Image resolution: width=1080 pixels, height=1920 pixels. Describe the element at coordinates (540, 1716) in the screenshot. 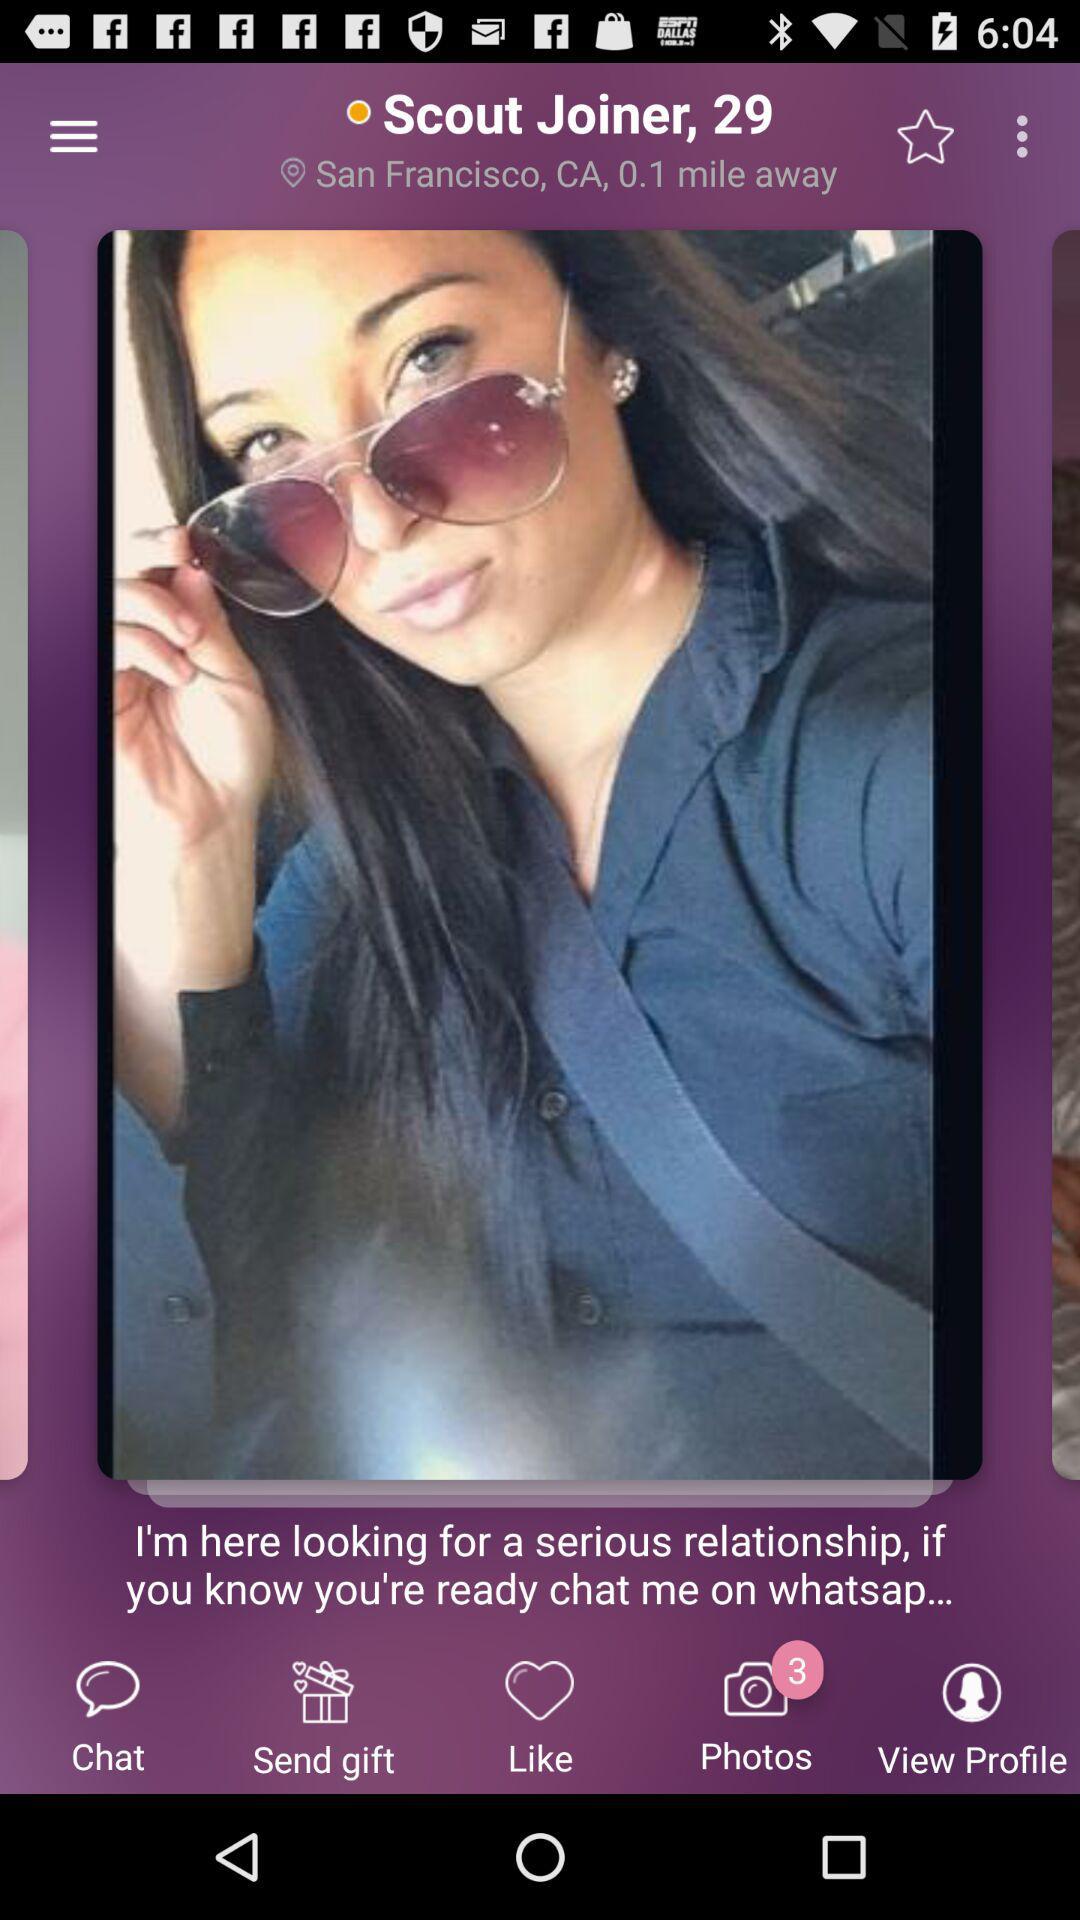

I see `the like with heart symbol` at that location.